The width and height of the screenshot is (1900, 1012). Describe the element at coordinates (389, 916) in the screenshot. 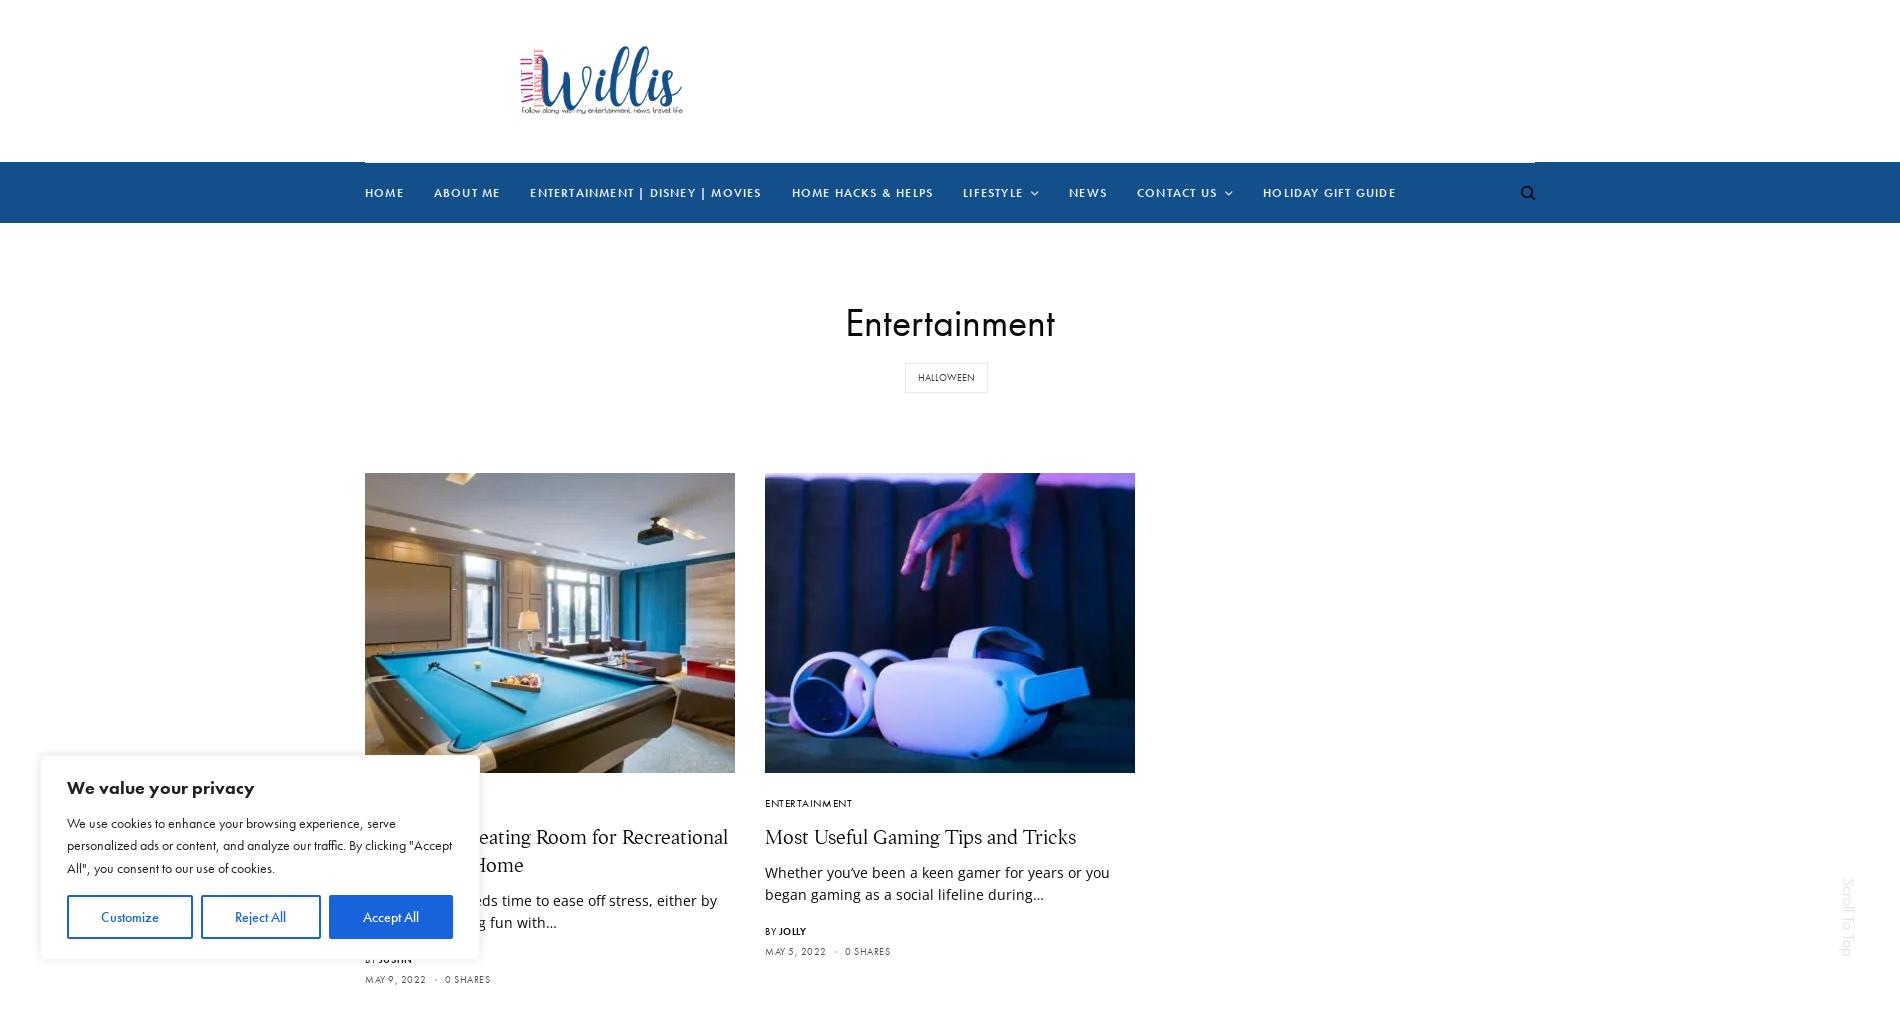

I see `'Accept All'` at that location.